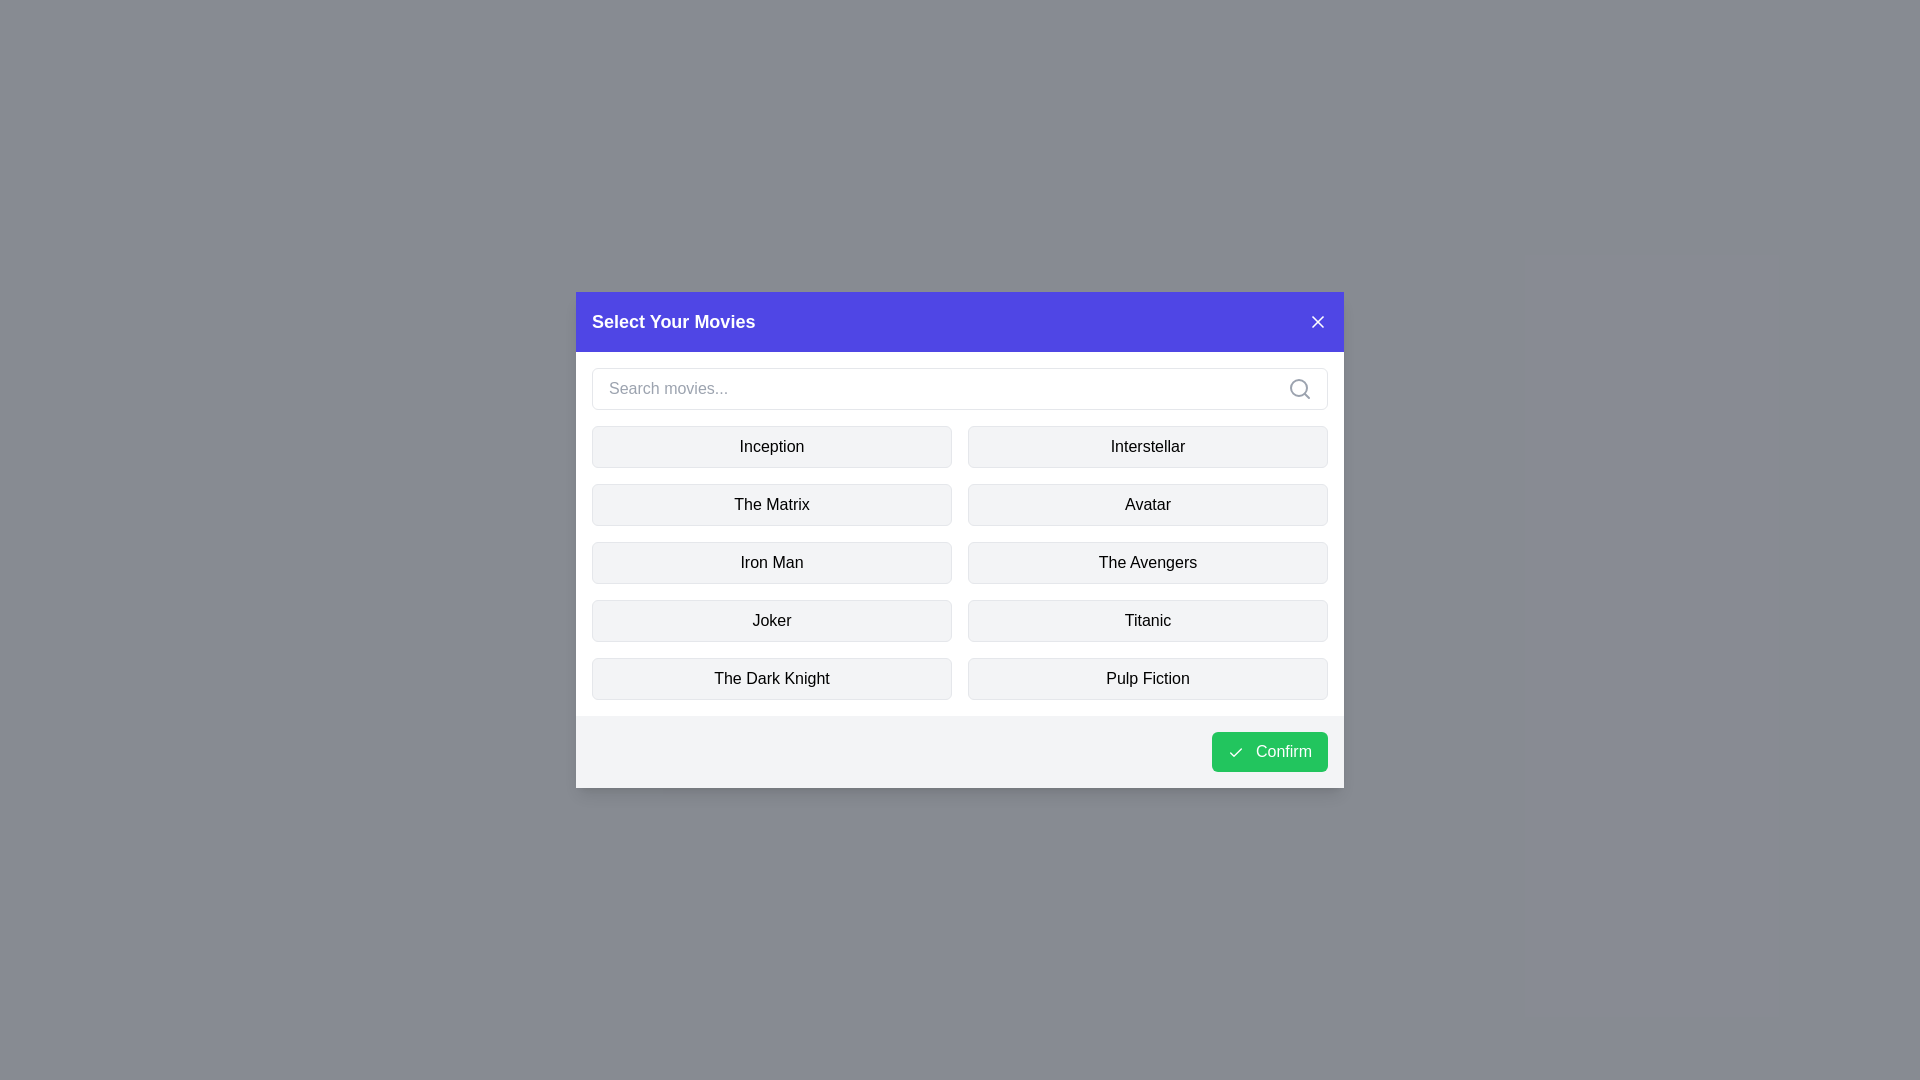  What do you see at coordinates (771, 677) in the screenshot?
I see `the movie named The Dark Knight to toggle its selection state` at bounding box center [771, 677].